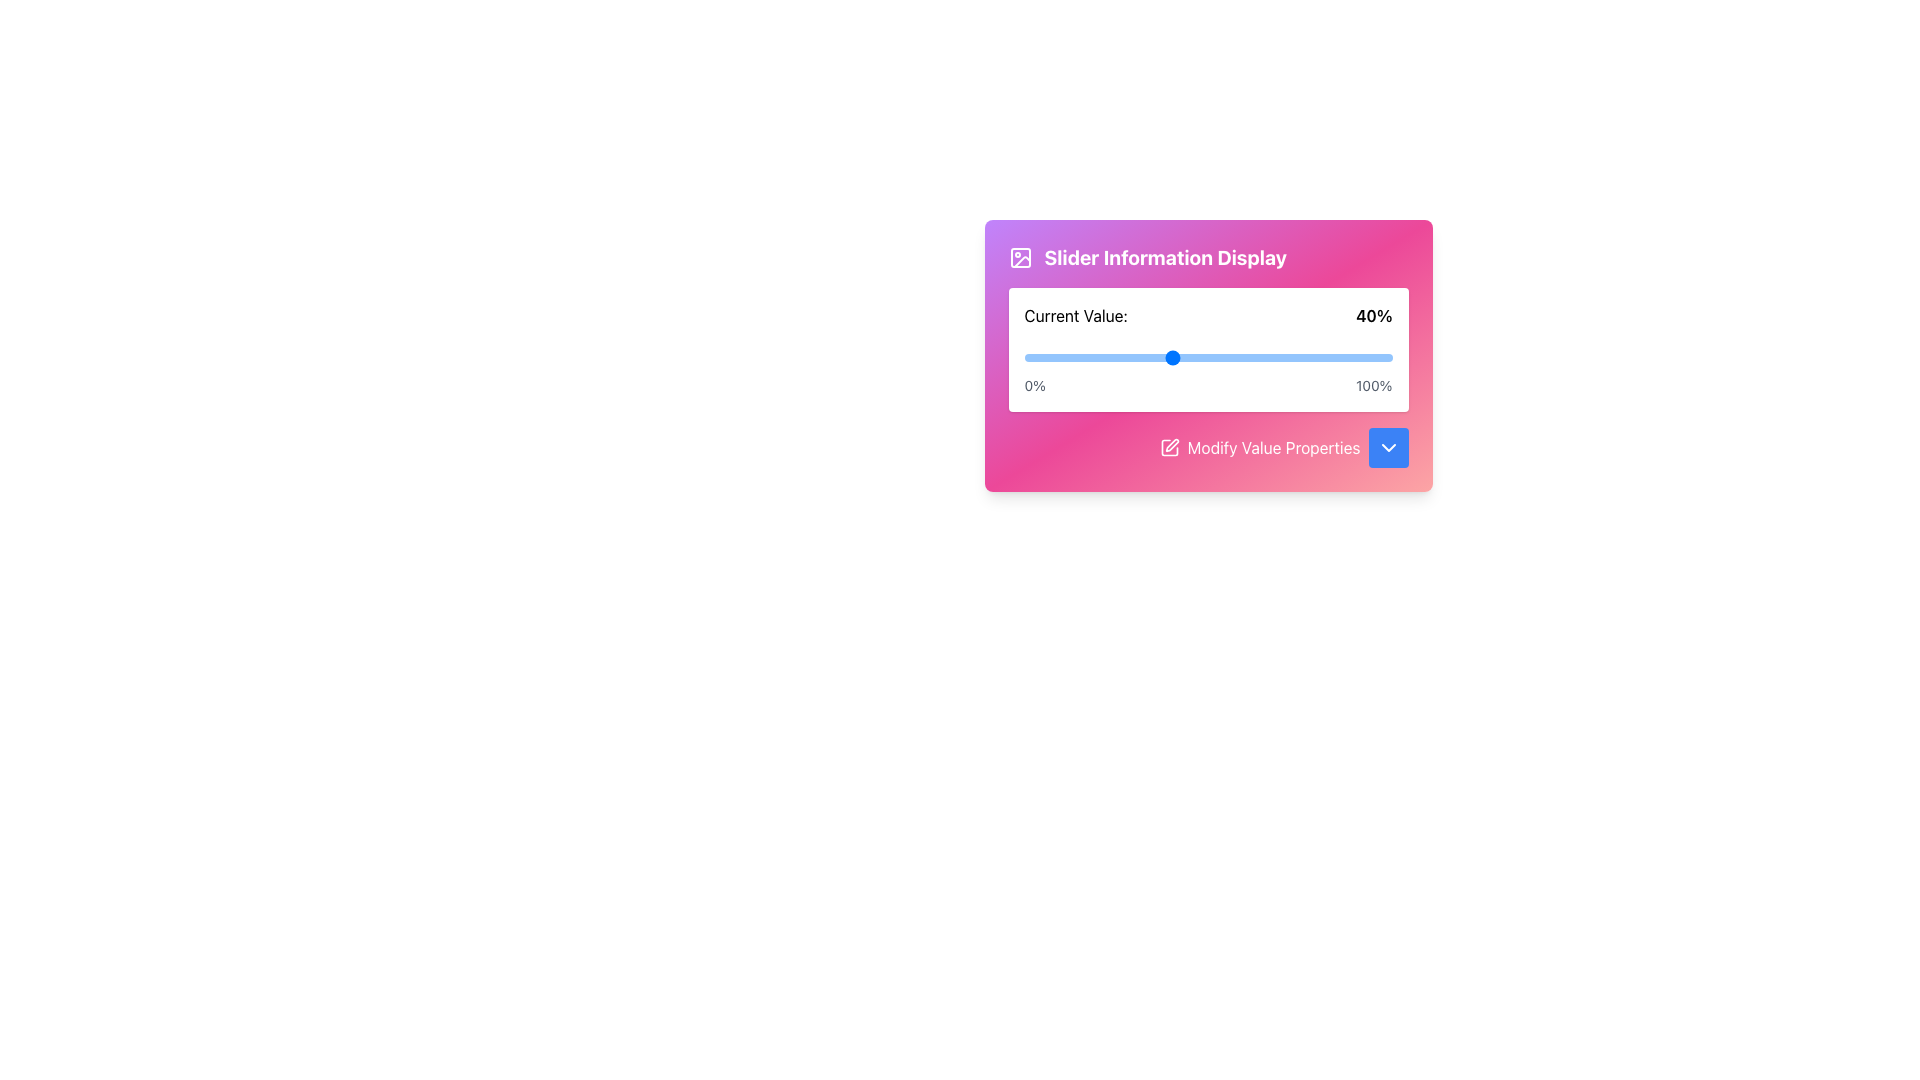 The height and width of the screenshot is (1080, 1920). I want to click on the bold text label element displaying '40%' located to the right of the 'Current Value:' label within a gradient pink to purple card, so click(1373, 315).